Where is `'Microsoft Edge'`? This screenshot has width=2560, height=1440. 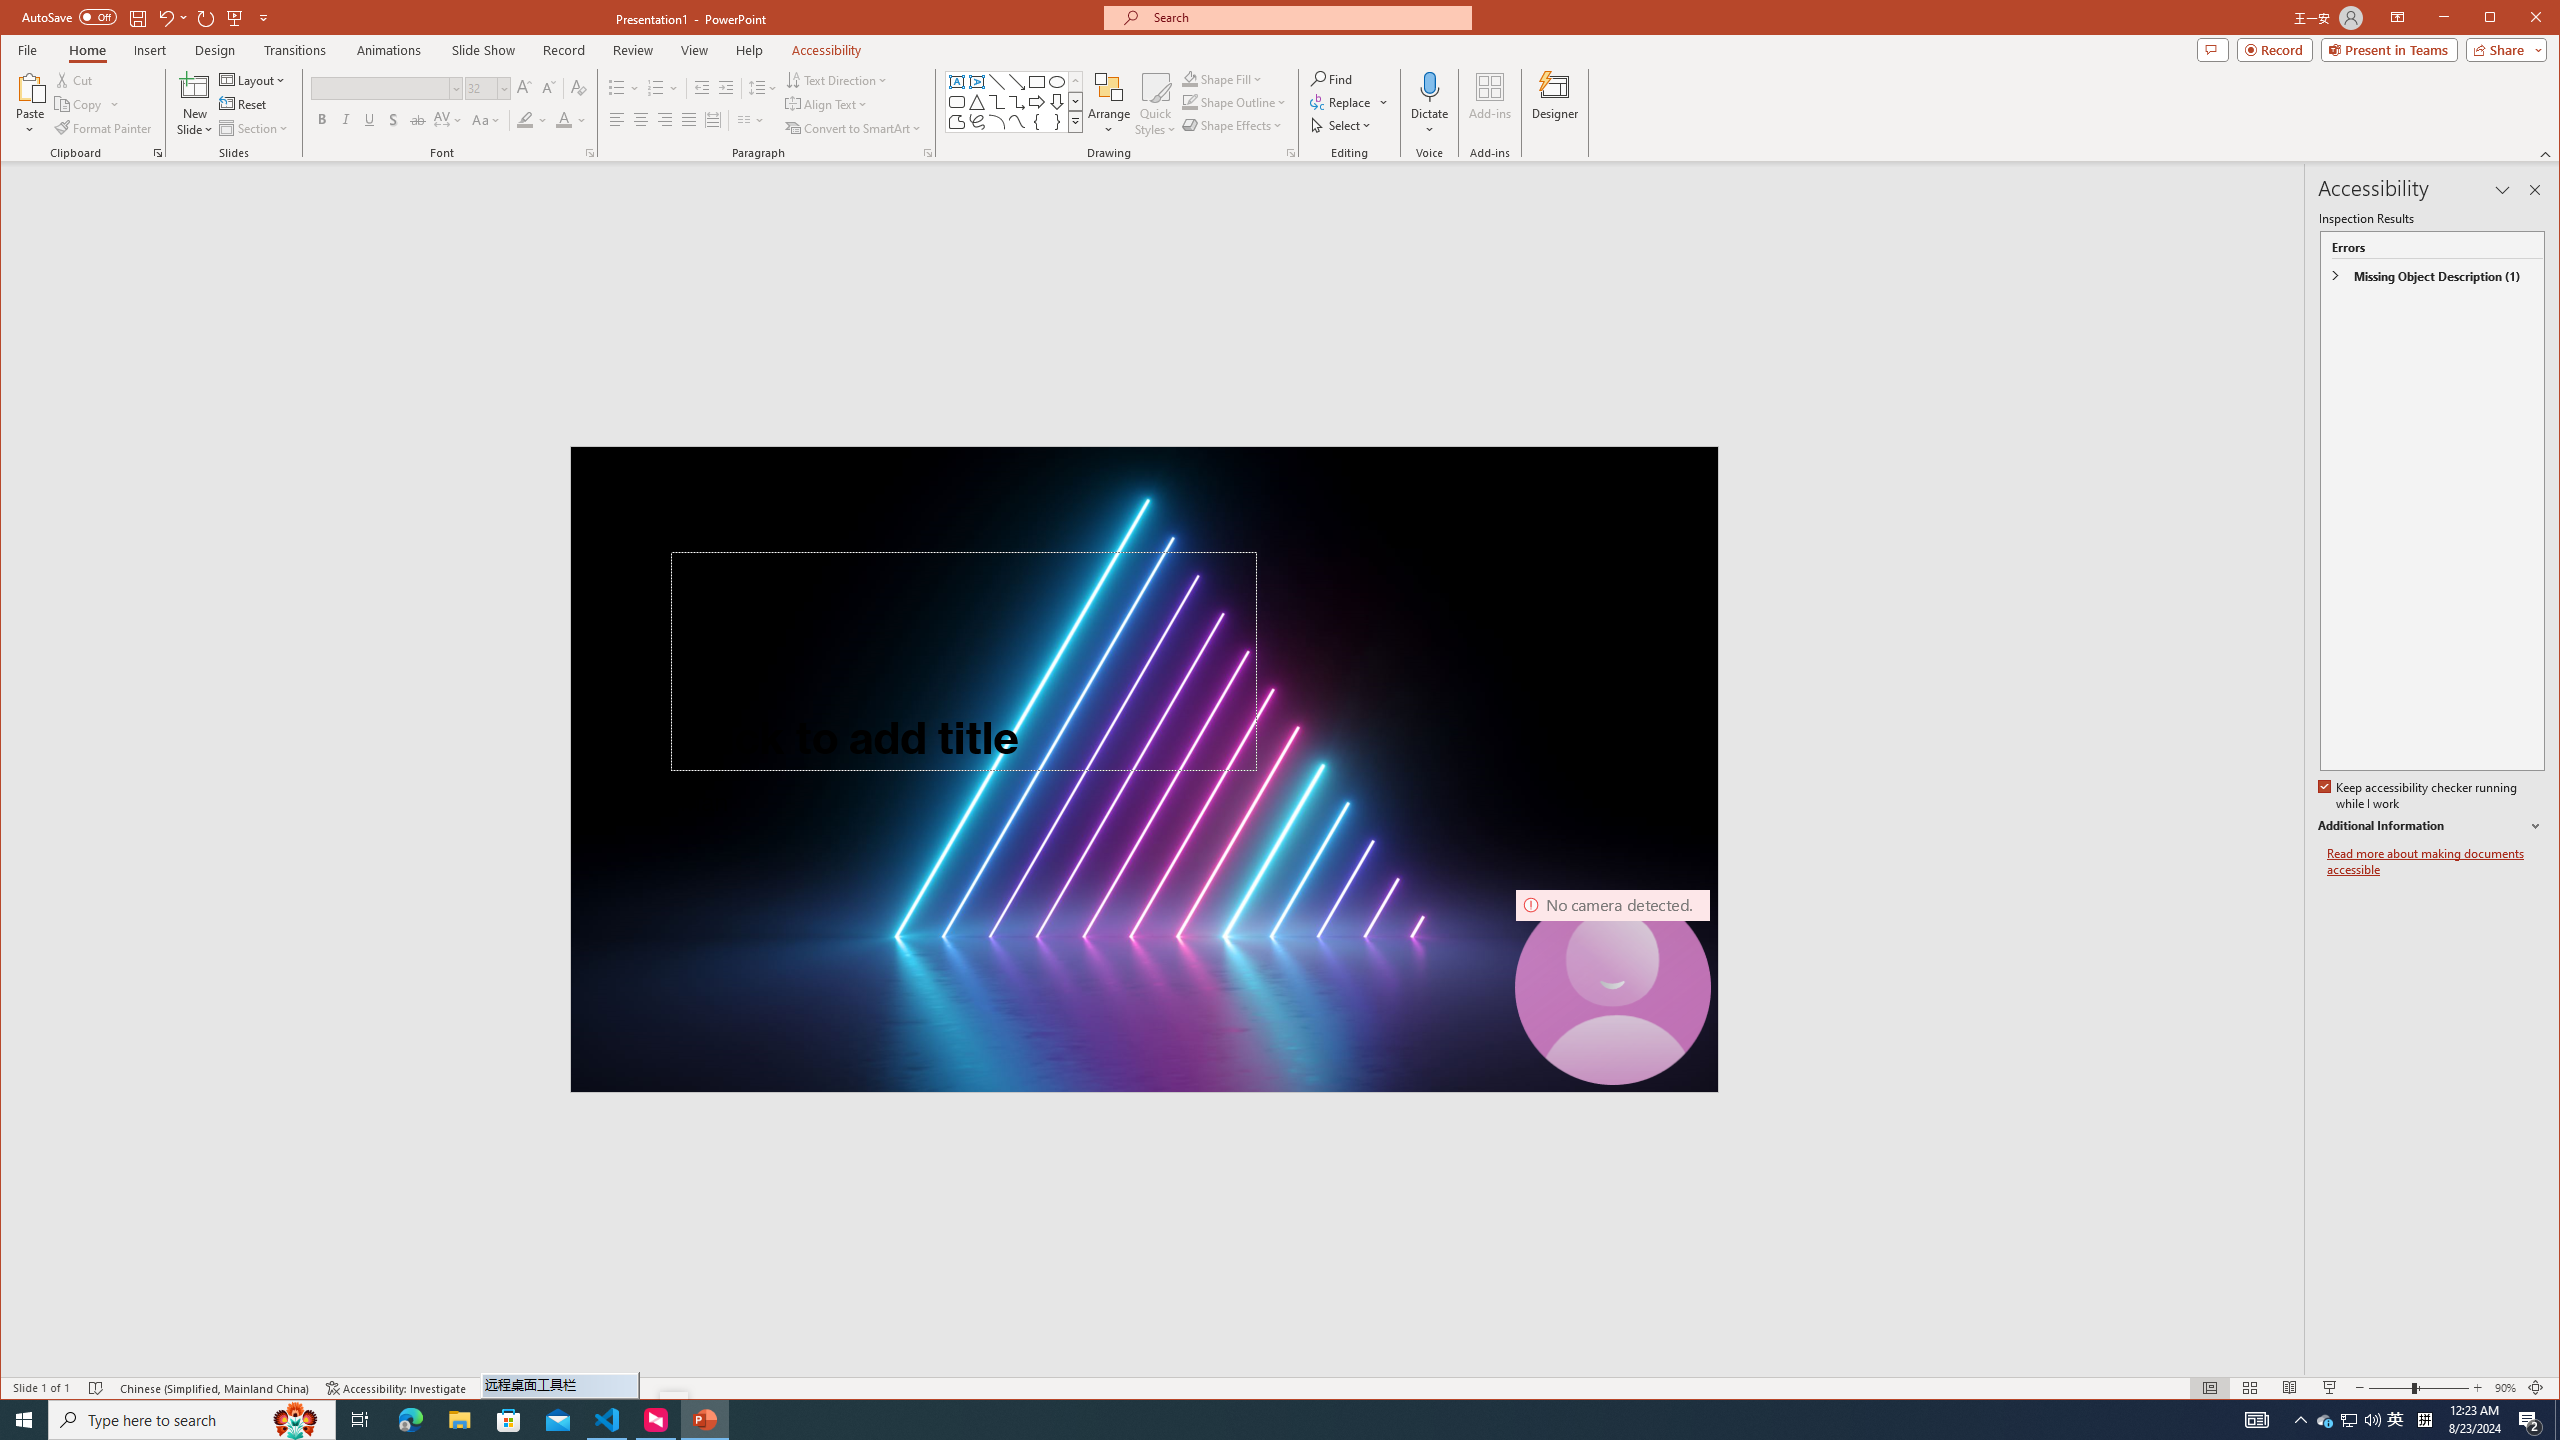
'Microsoft Edge' is located at coordinates (409, 1418).